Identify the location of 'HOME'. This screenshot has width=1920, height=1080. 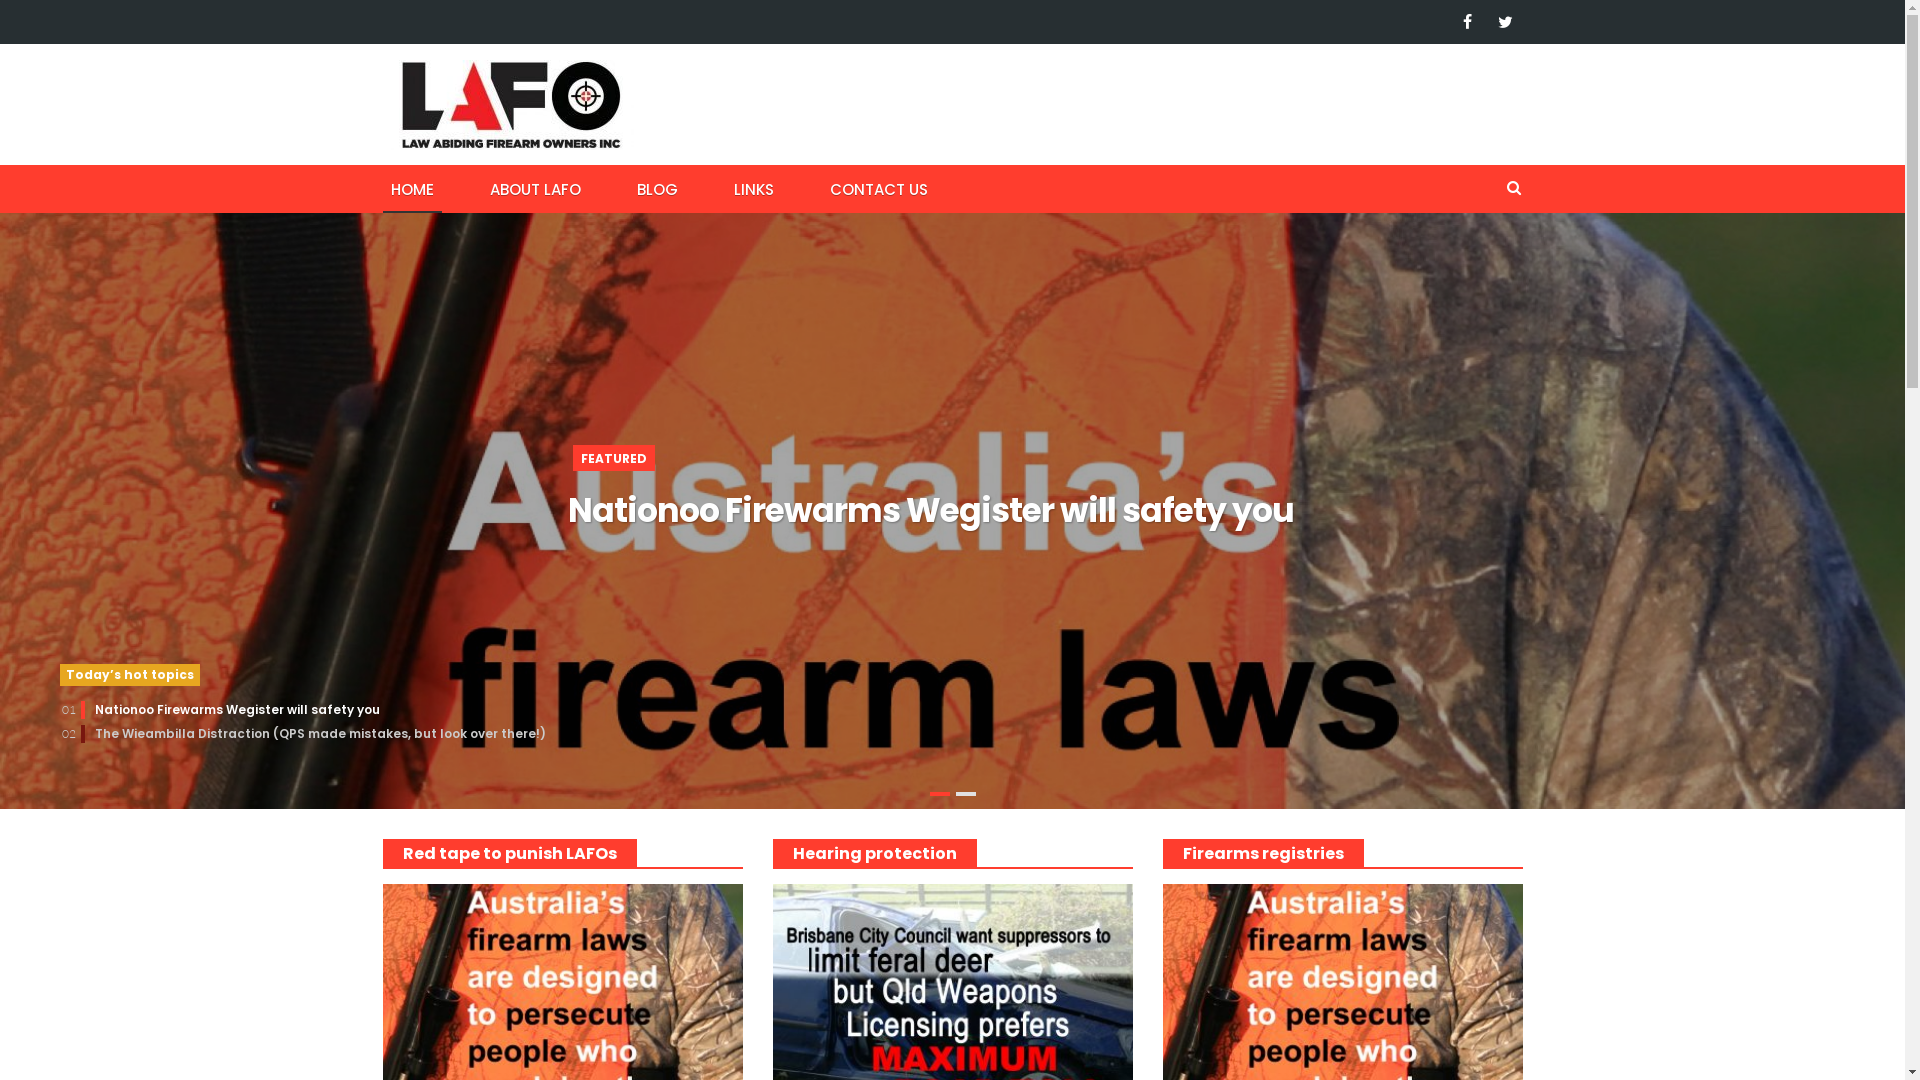
(382, 188).